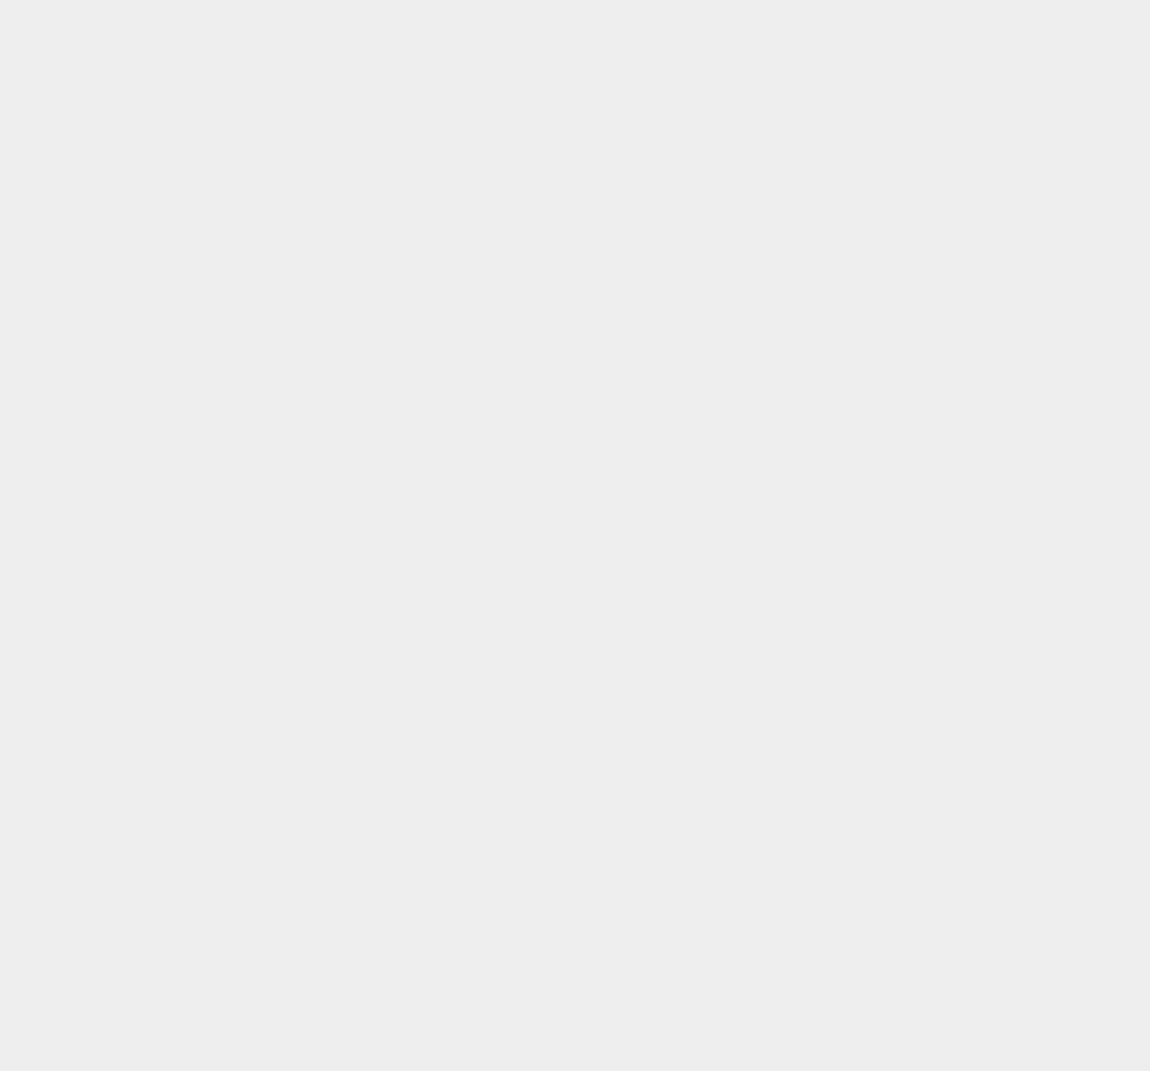 This screenshot has width=1150, height=1071. I want to click on 'How to Maximize AV Technology for Productivity', so click(950, 993).